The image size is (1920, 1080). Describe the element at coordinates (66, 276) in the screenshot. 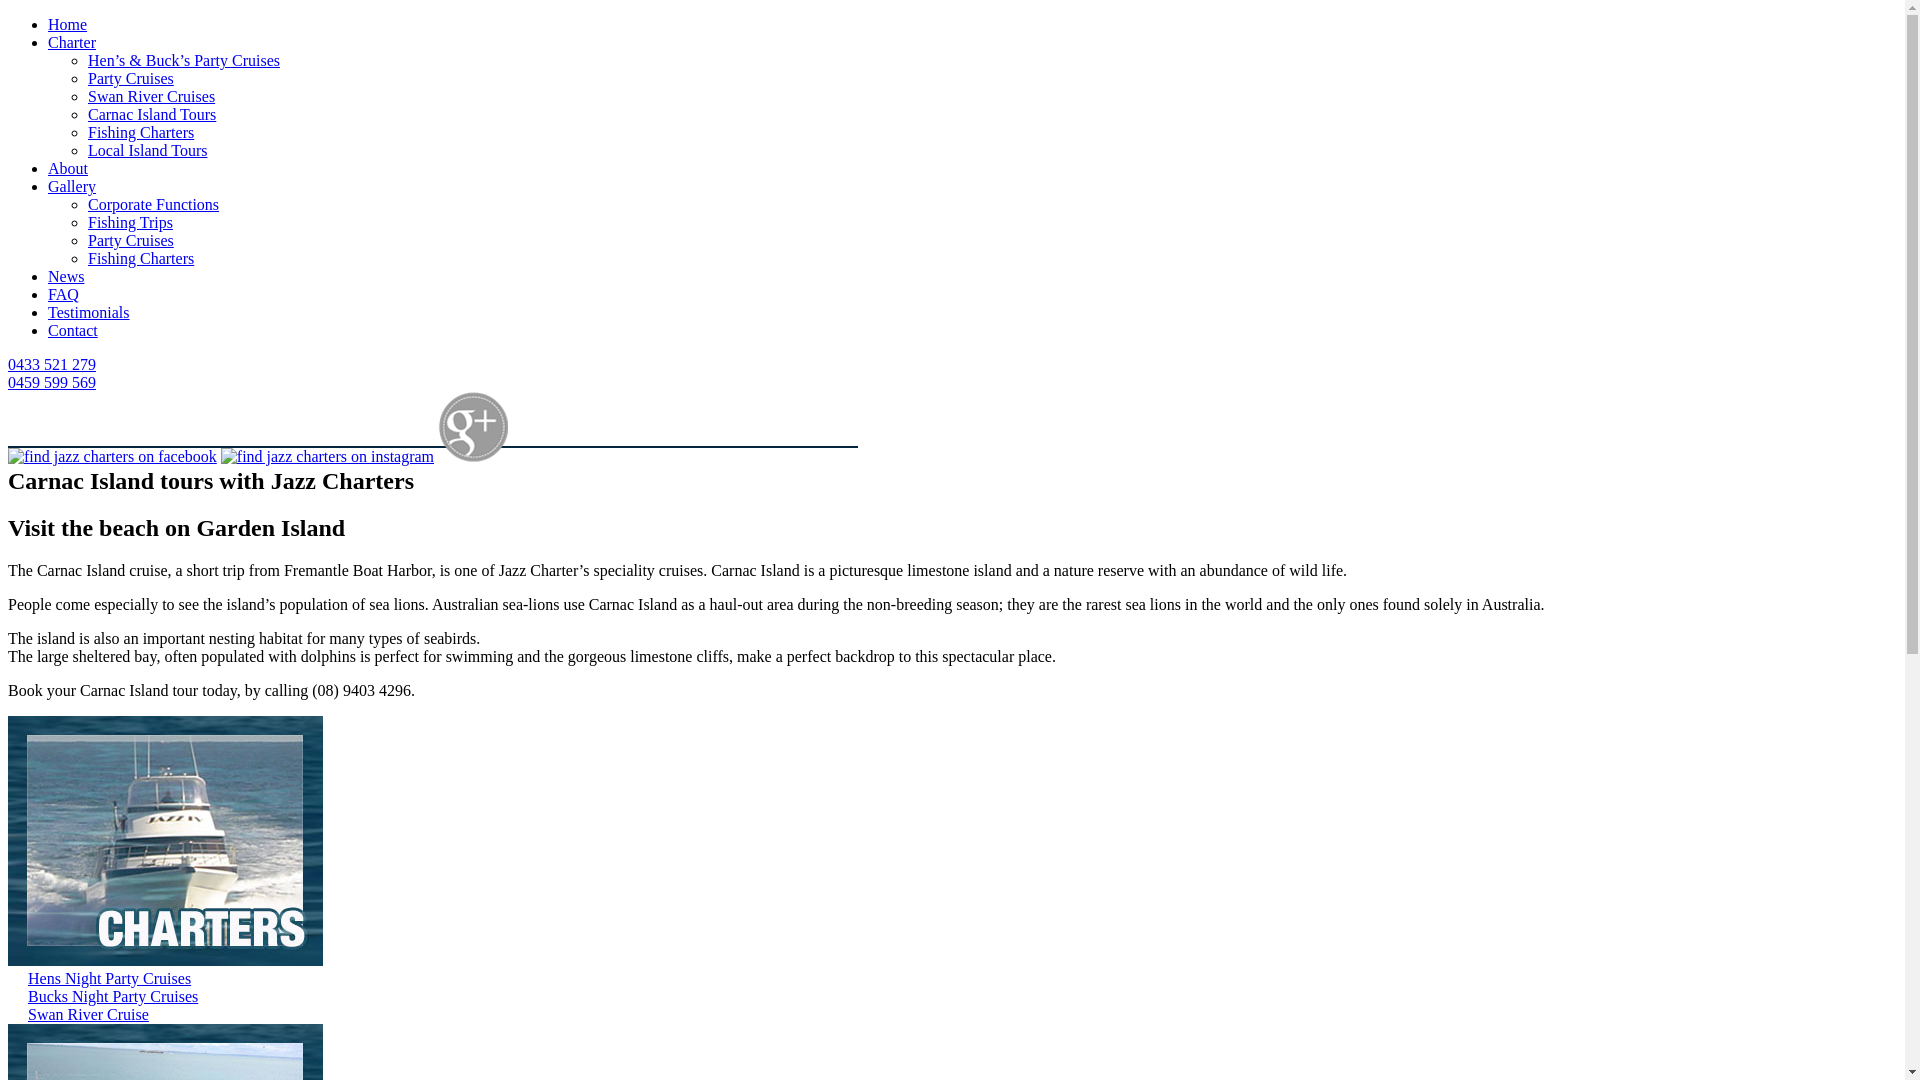

I see `'News'` at that location.